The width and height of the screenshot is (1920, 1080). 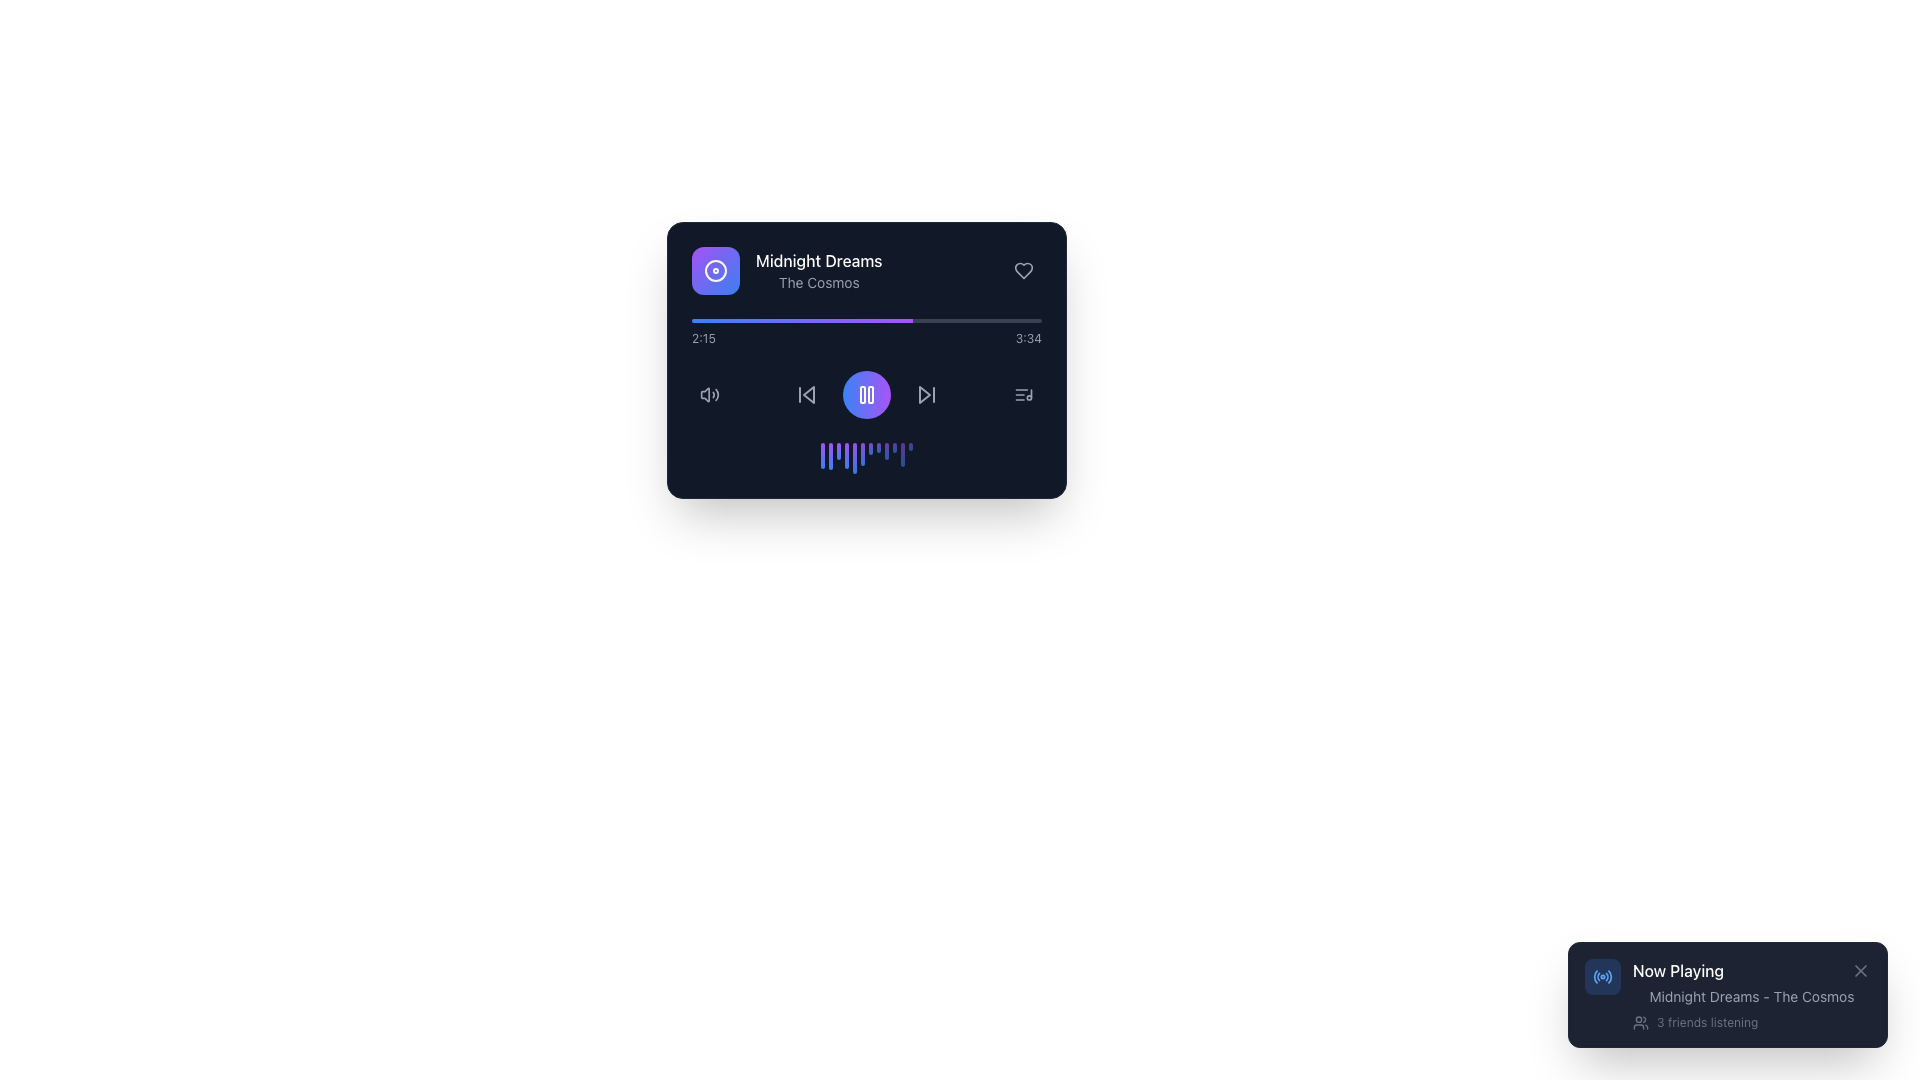 What do you see at coordinates (1028, 338) in the screenshot?
I see `the static text label displaying '3:34', which is positioned at the far right of the media player's progress bar` at bounding box center [1028, 338].